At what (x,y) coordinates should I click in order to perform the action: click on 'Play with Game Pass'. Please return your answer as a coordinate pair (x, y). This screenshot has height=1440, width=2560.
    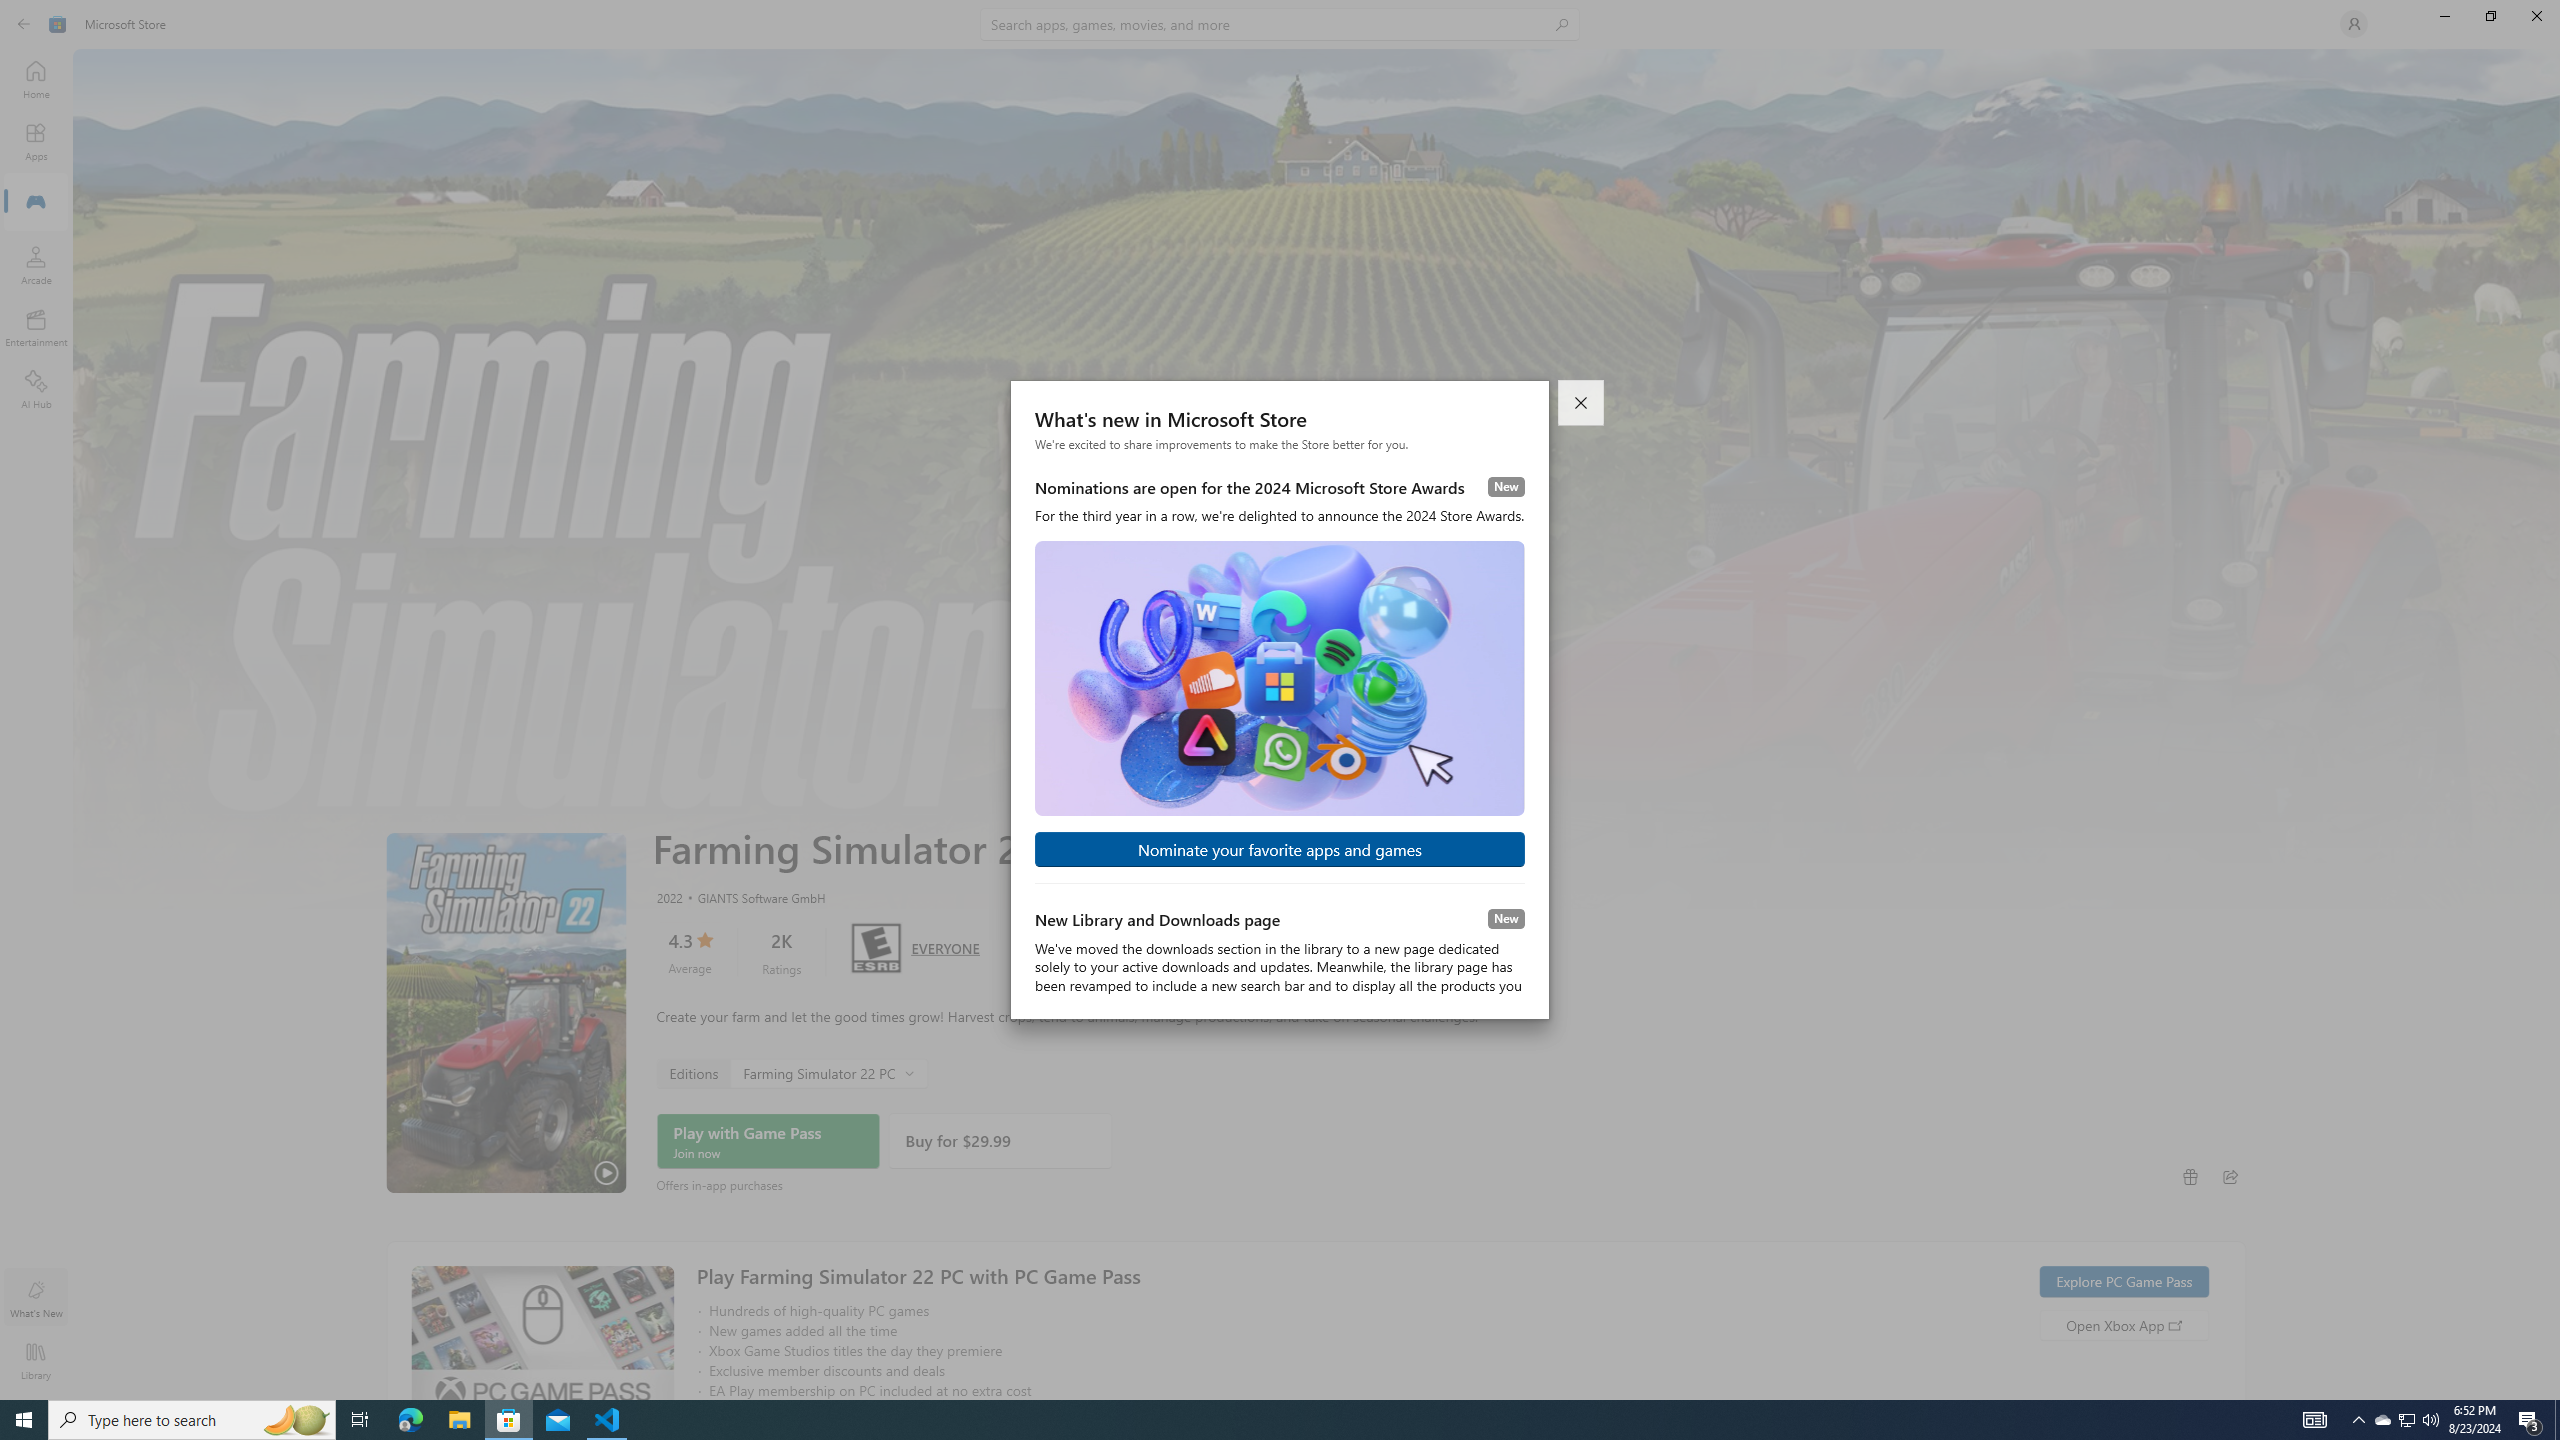
    Looking at the image, I should click on (767, 1141).